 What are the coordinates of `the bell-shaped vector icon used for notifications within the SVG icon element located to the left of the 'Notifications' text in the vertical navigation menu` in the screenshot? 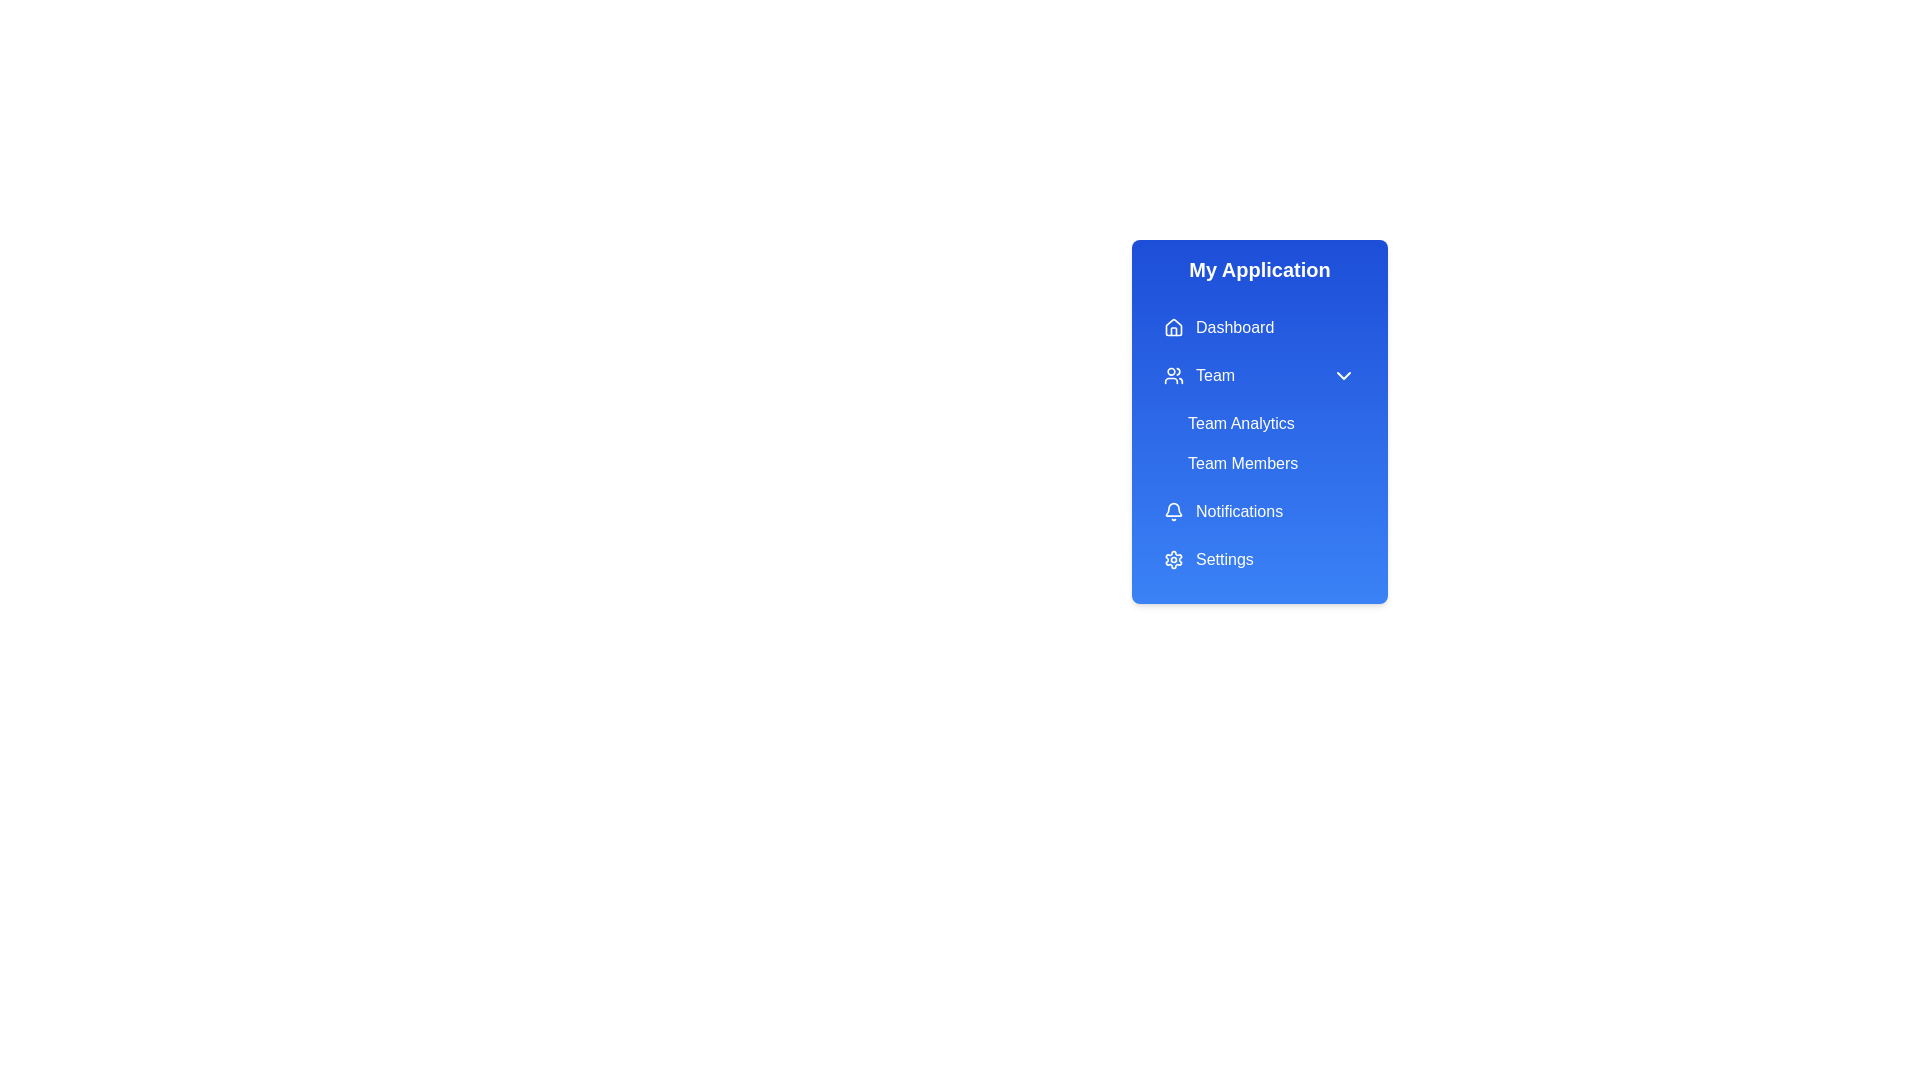 It's located at (1174, 508).